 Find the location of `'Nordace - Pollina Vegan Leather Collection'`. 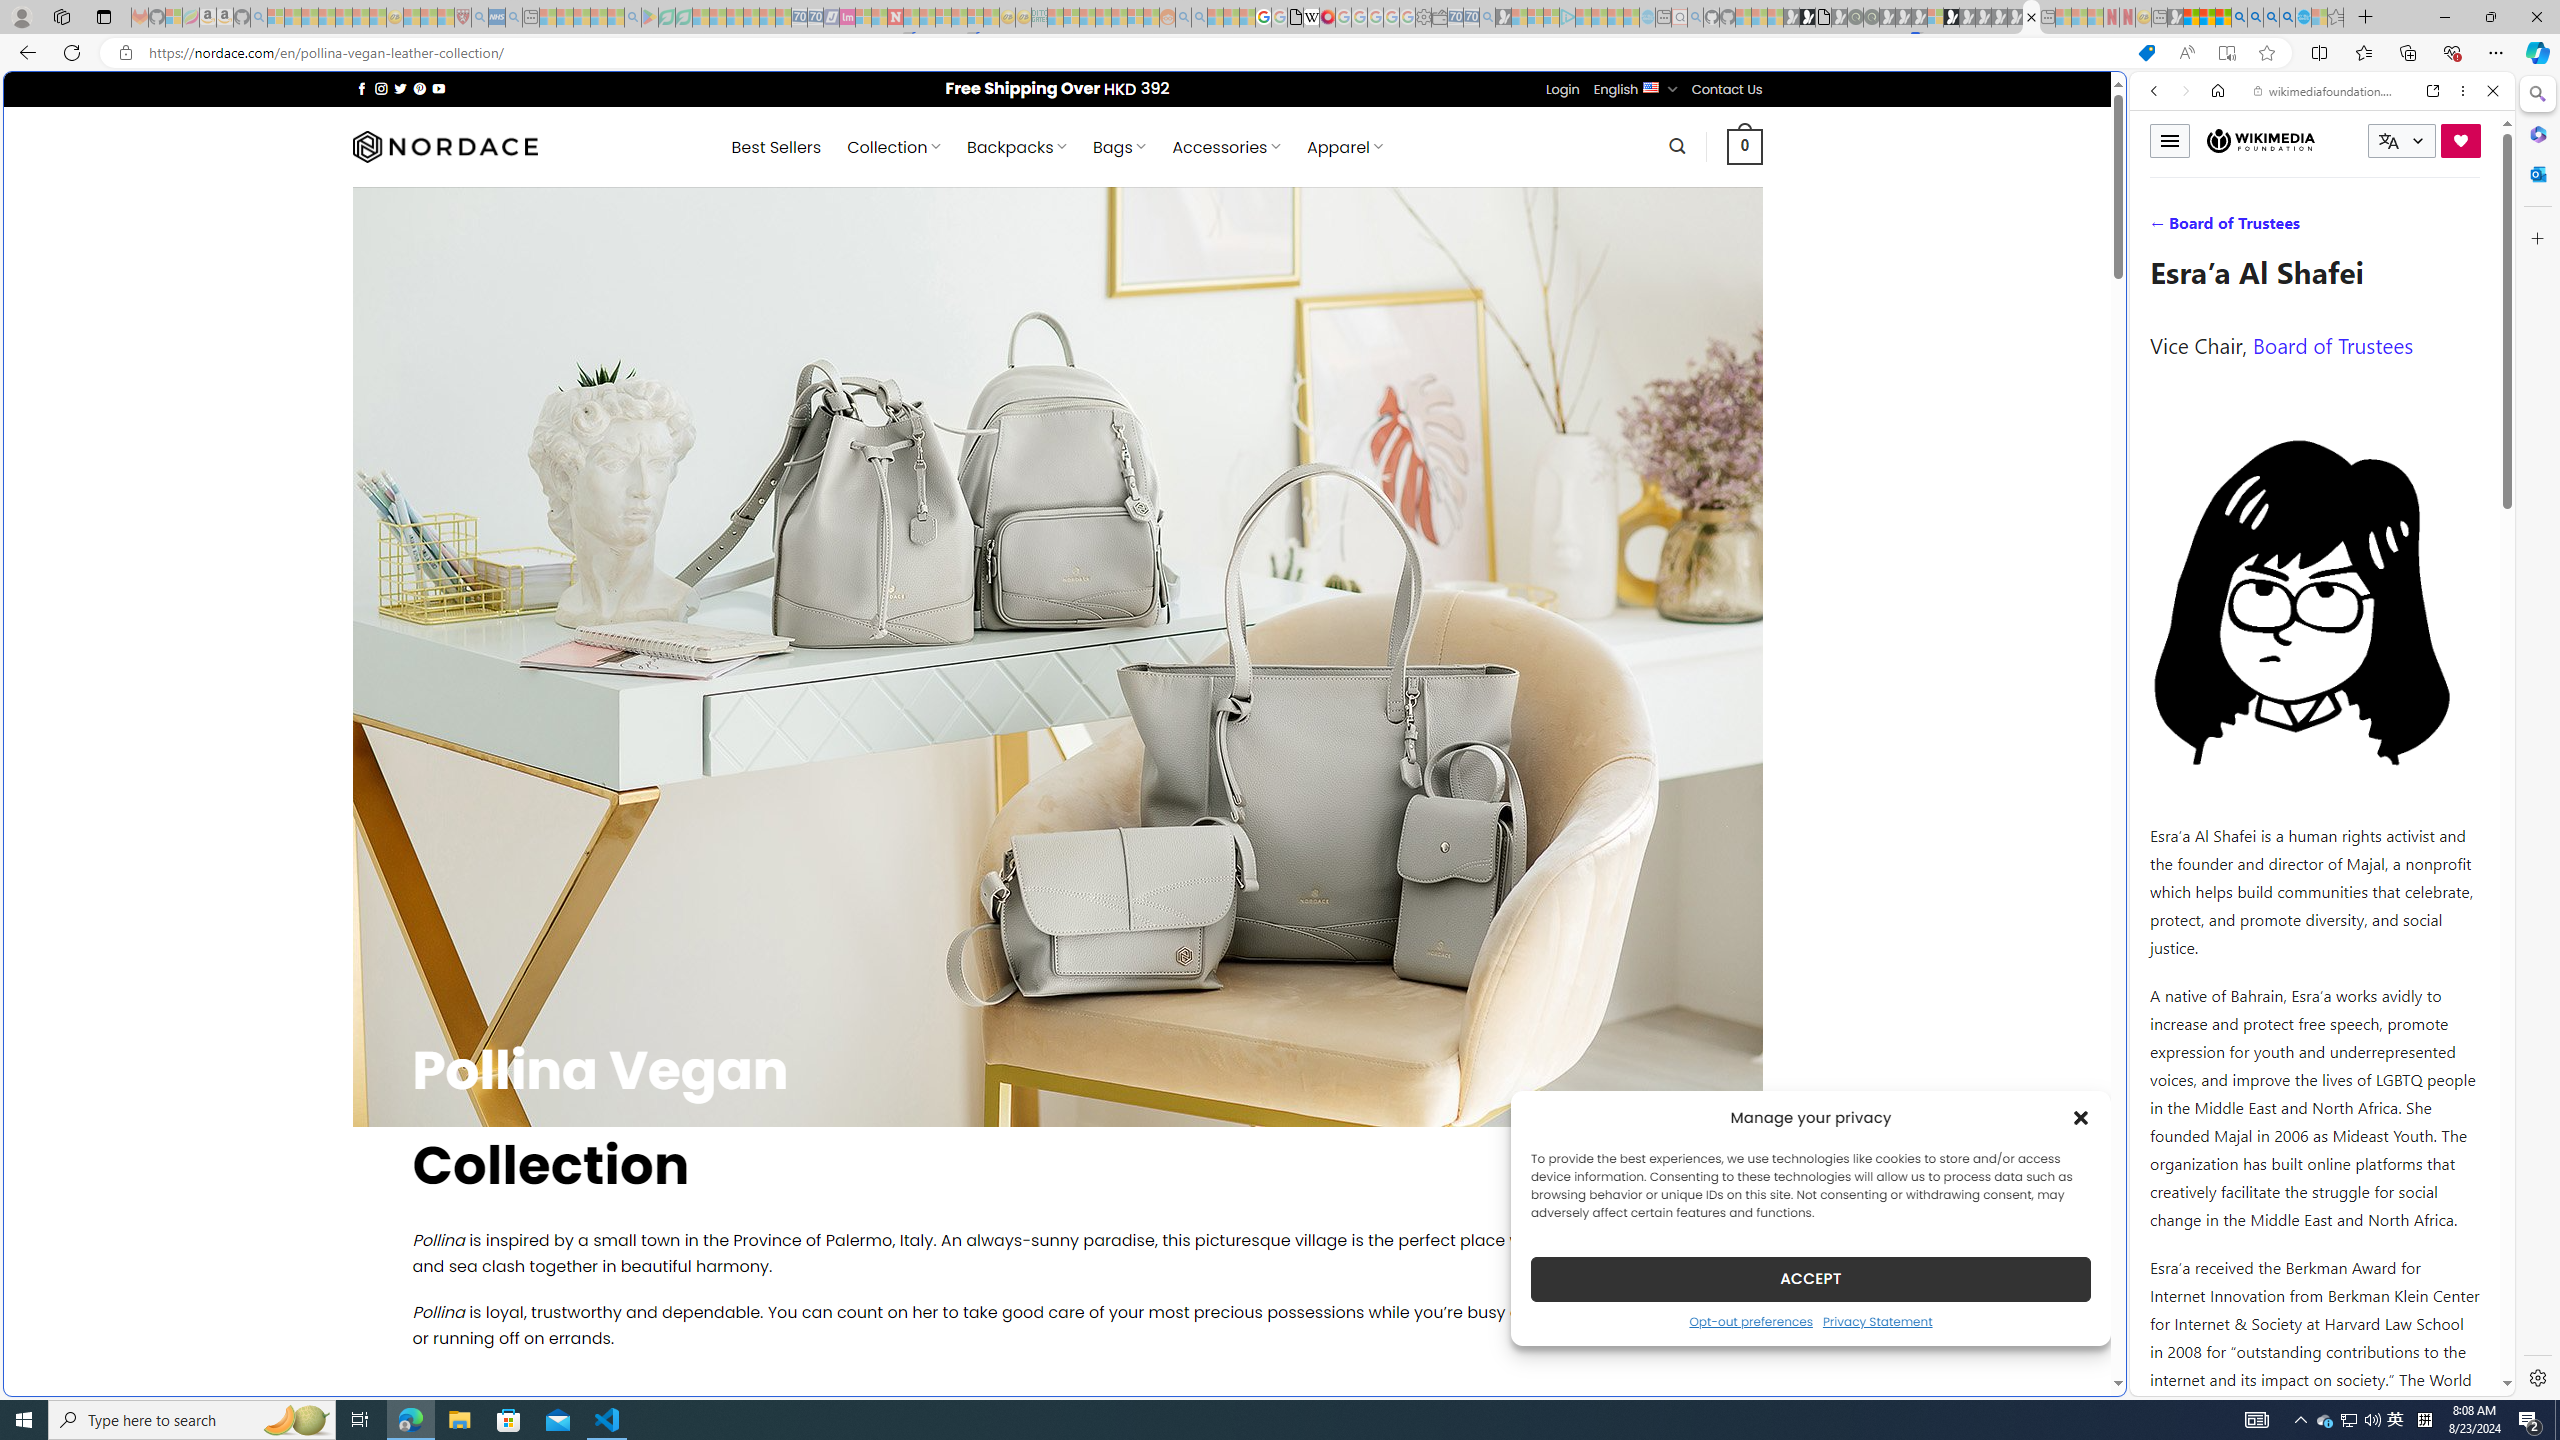

'Nordace - Pollina Vegan Leather Collection' is located at coordinates (2030, 16).